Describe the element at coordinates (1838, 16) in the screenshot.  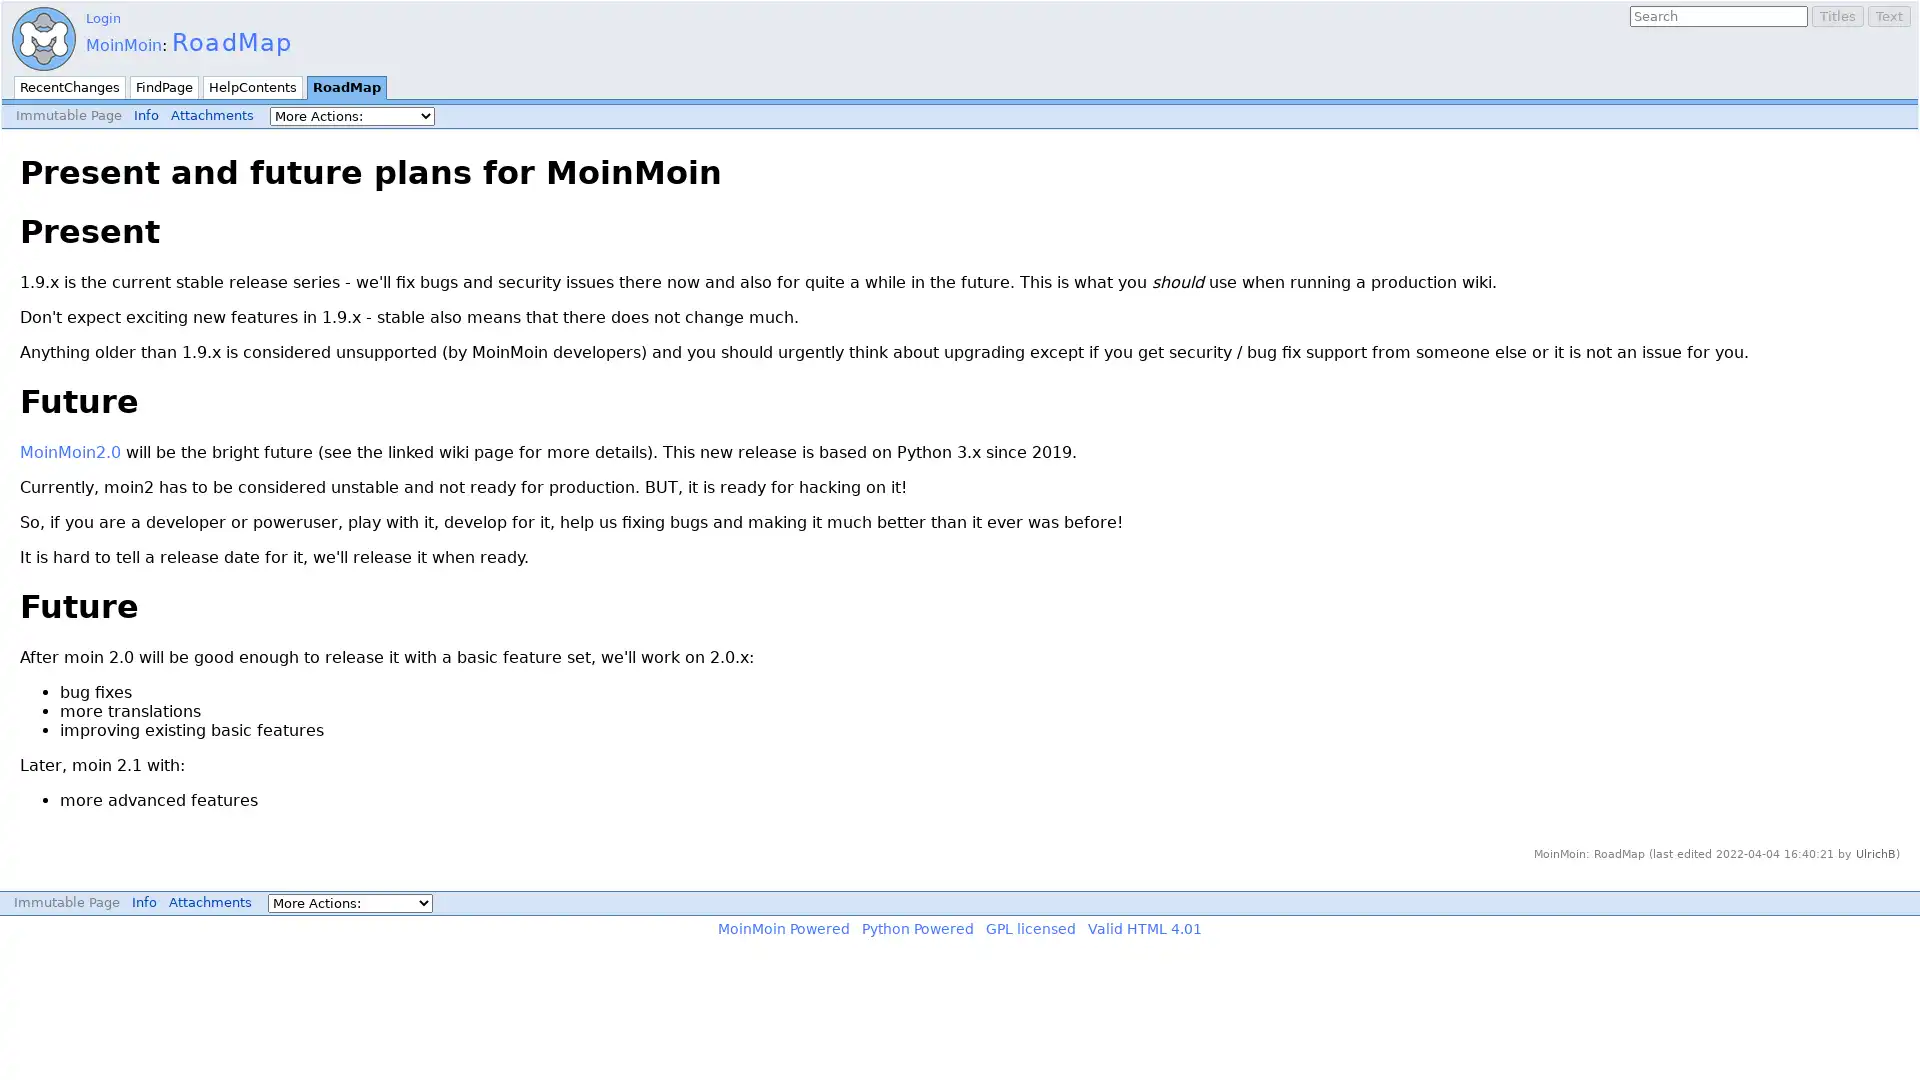
I see `Titles` at that location.